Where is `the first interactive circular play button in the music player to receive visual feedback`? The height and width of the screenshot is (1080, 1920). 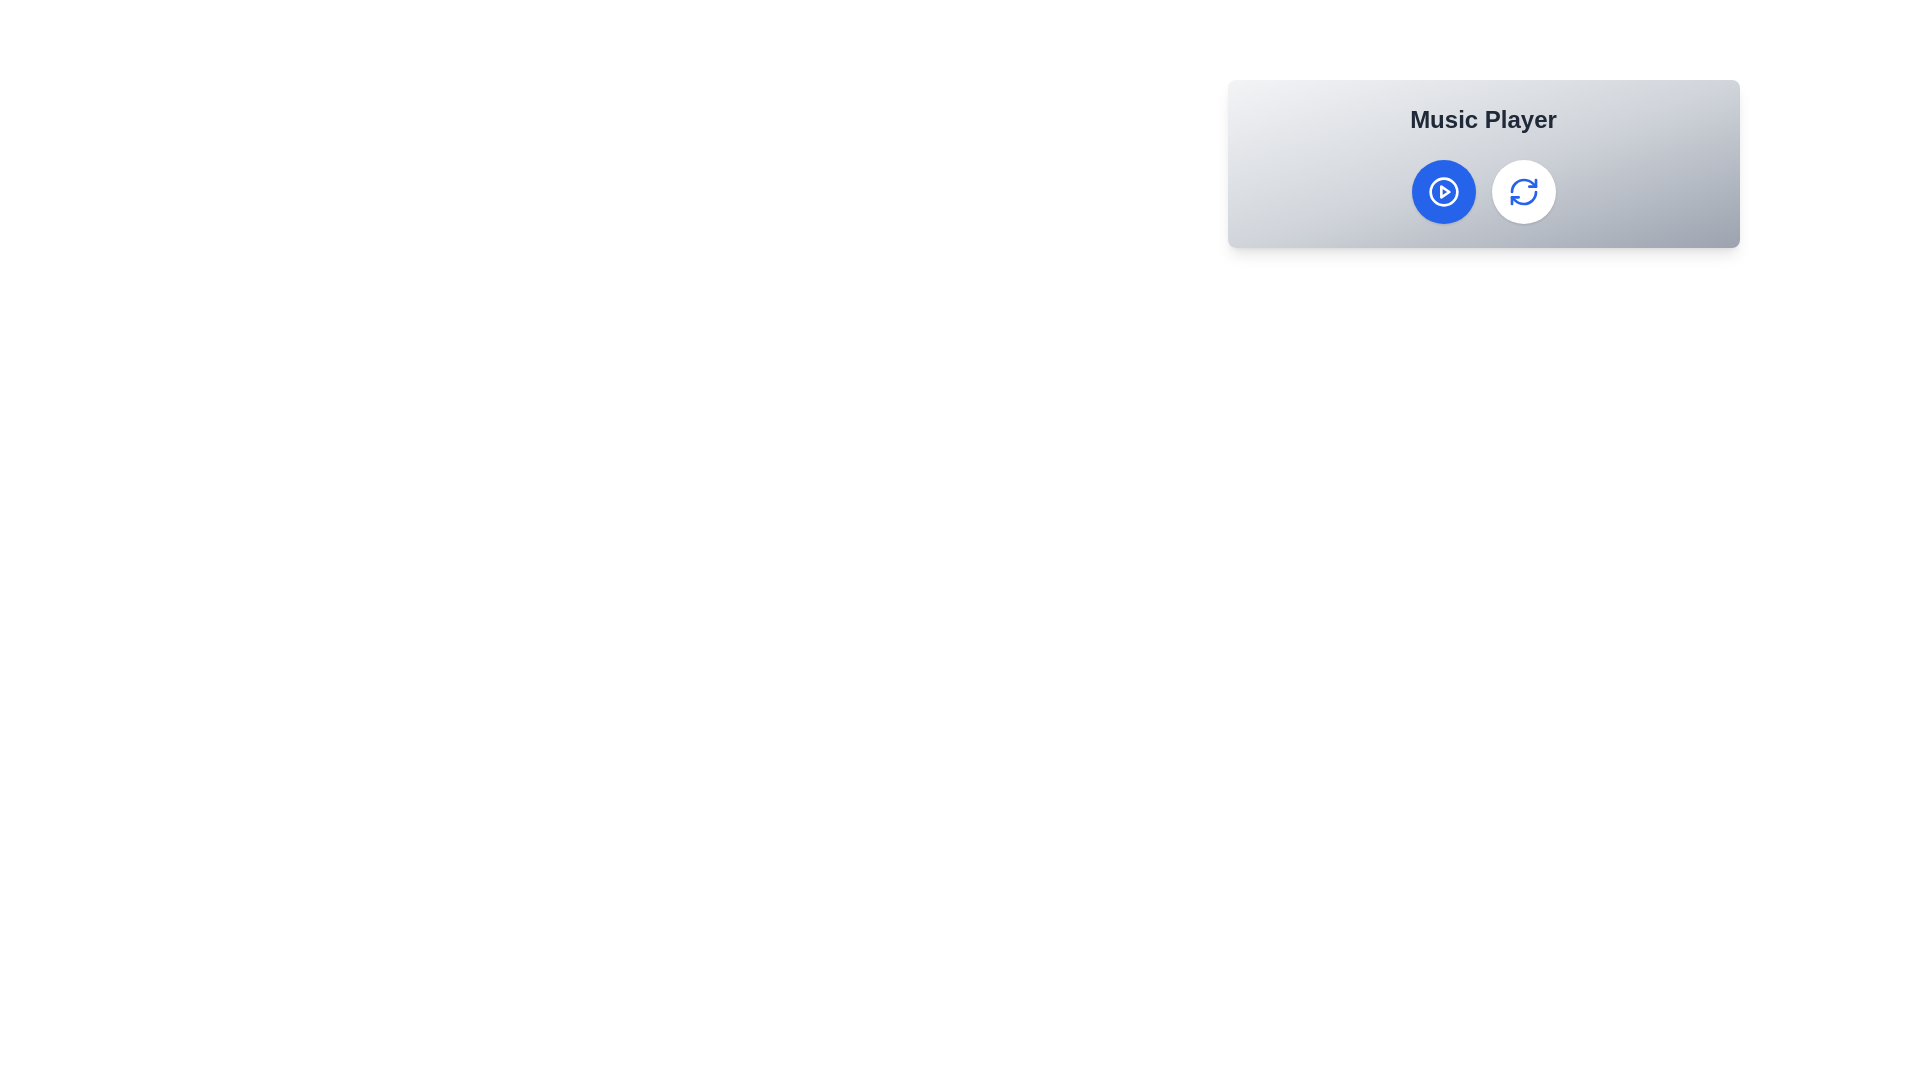 the first interactive circular play button in the music player to receive visual feedback is located at coordinates (1443, 192).